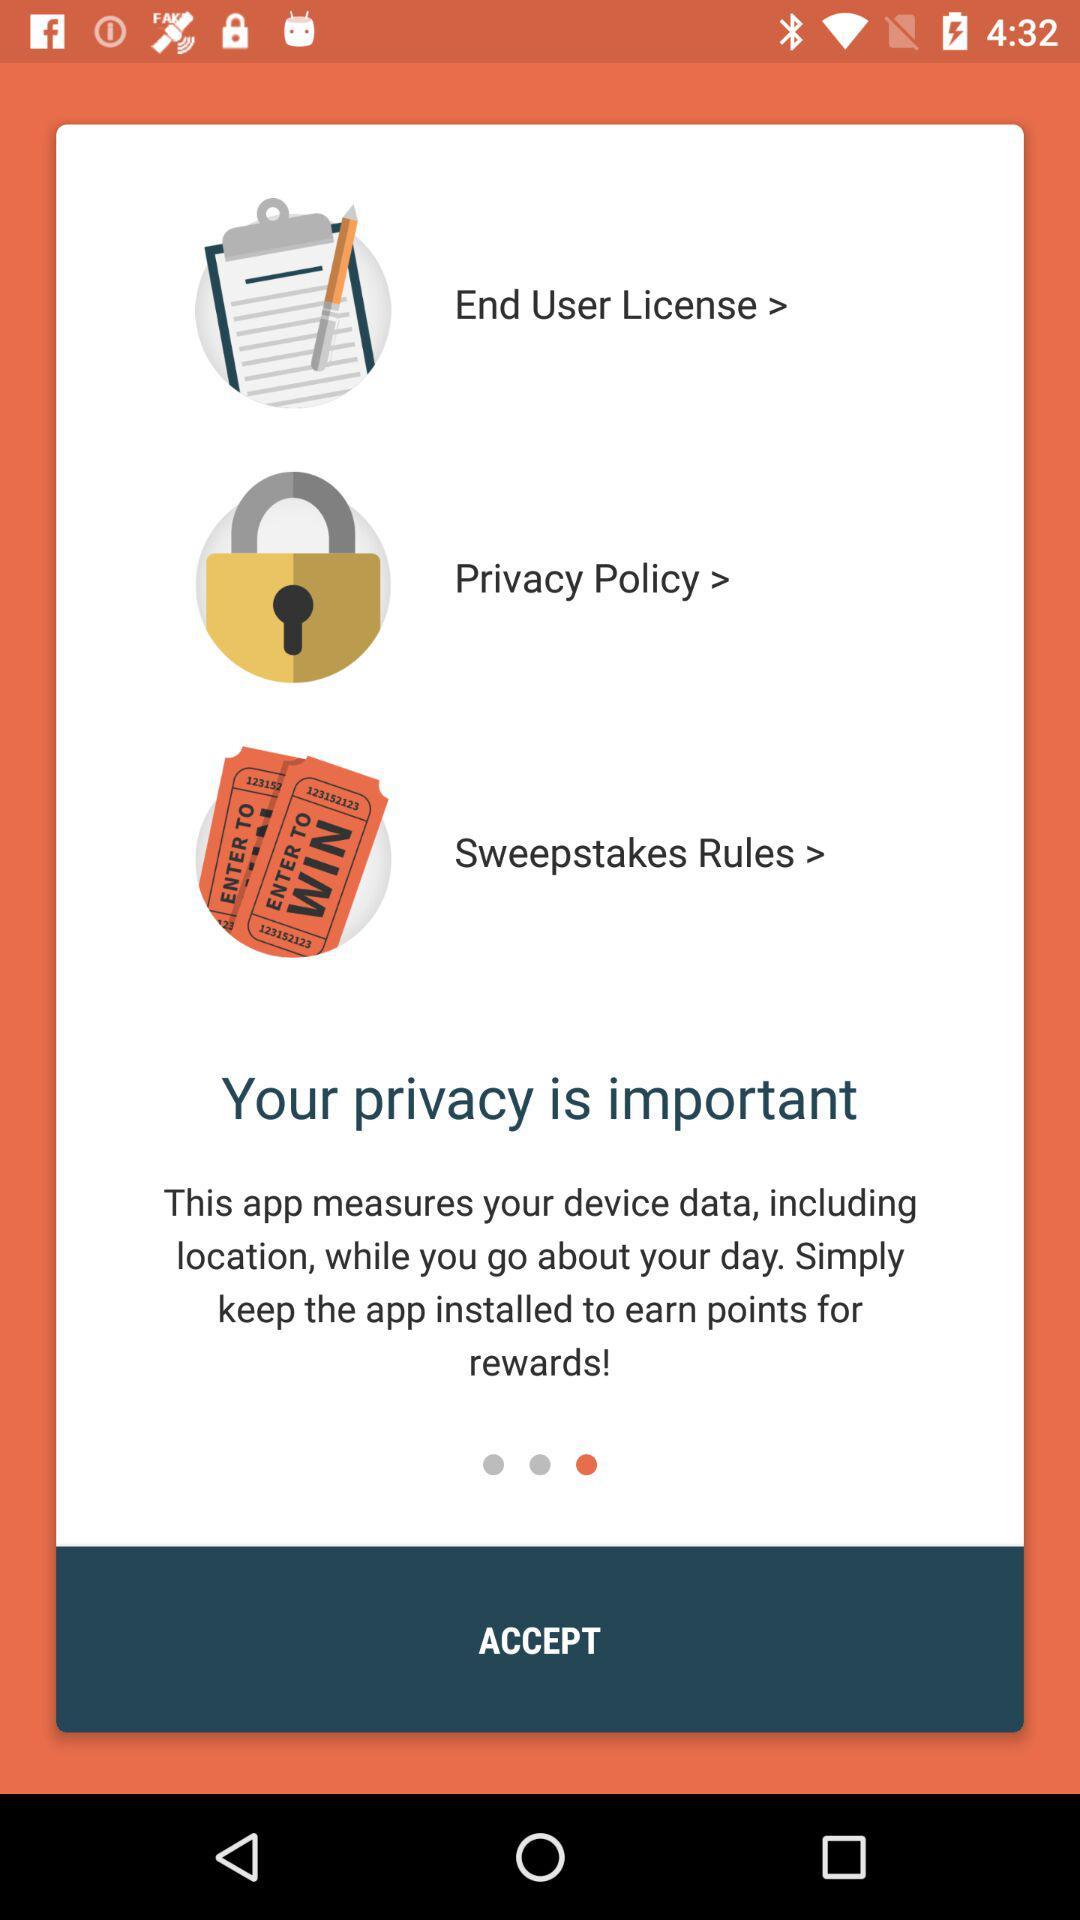 This screenshot has width=1080, height=1920. I want to click on end user license, so click(293, 302).